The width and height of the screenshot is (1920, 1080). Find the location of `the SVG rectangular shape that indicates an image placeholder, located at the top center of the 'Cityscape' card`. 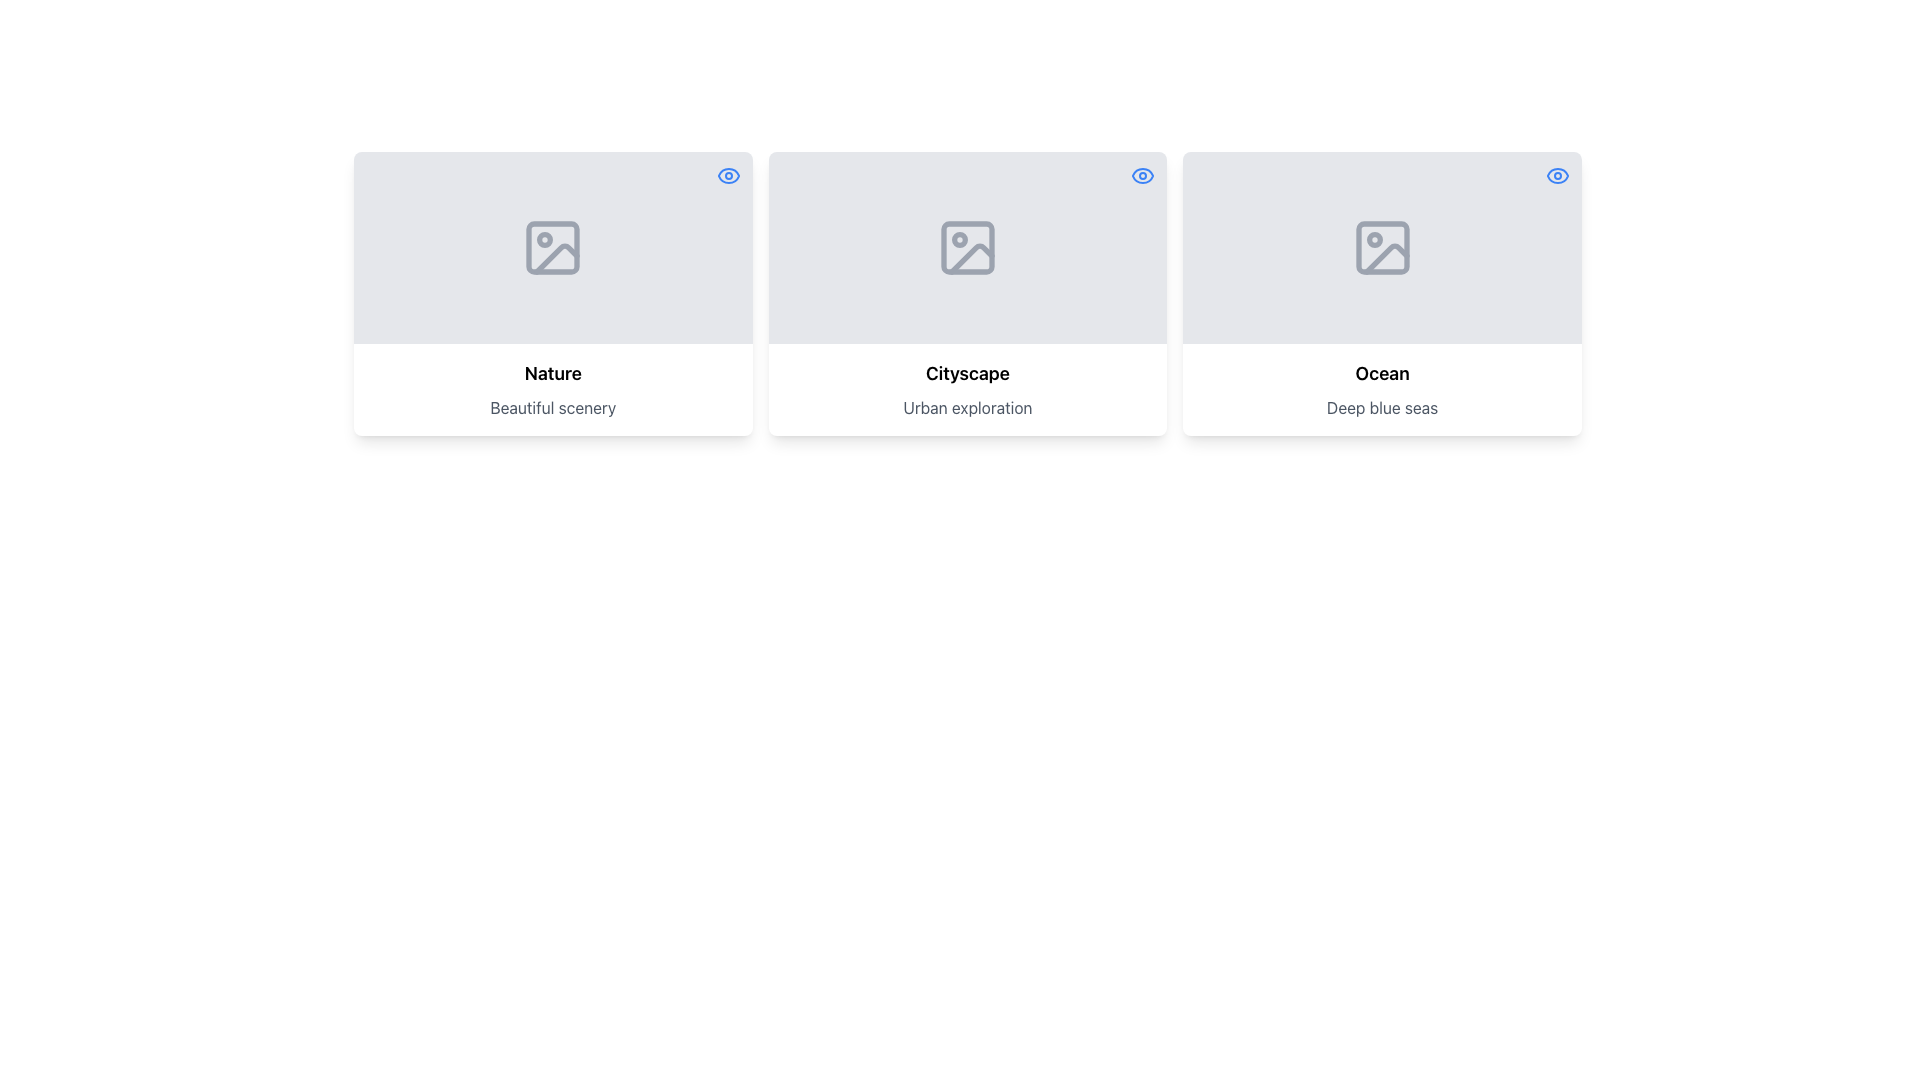

the SVG rectangular shape that indicates an image placeholder, located at the top center of the 'Cityscape' card is located at coordinates (968, 246).